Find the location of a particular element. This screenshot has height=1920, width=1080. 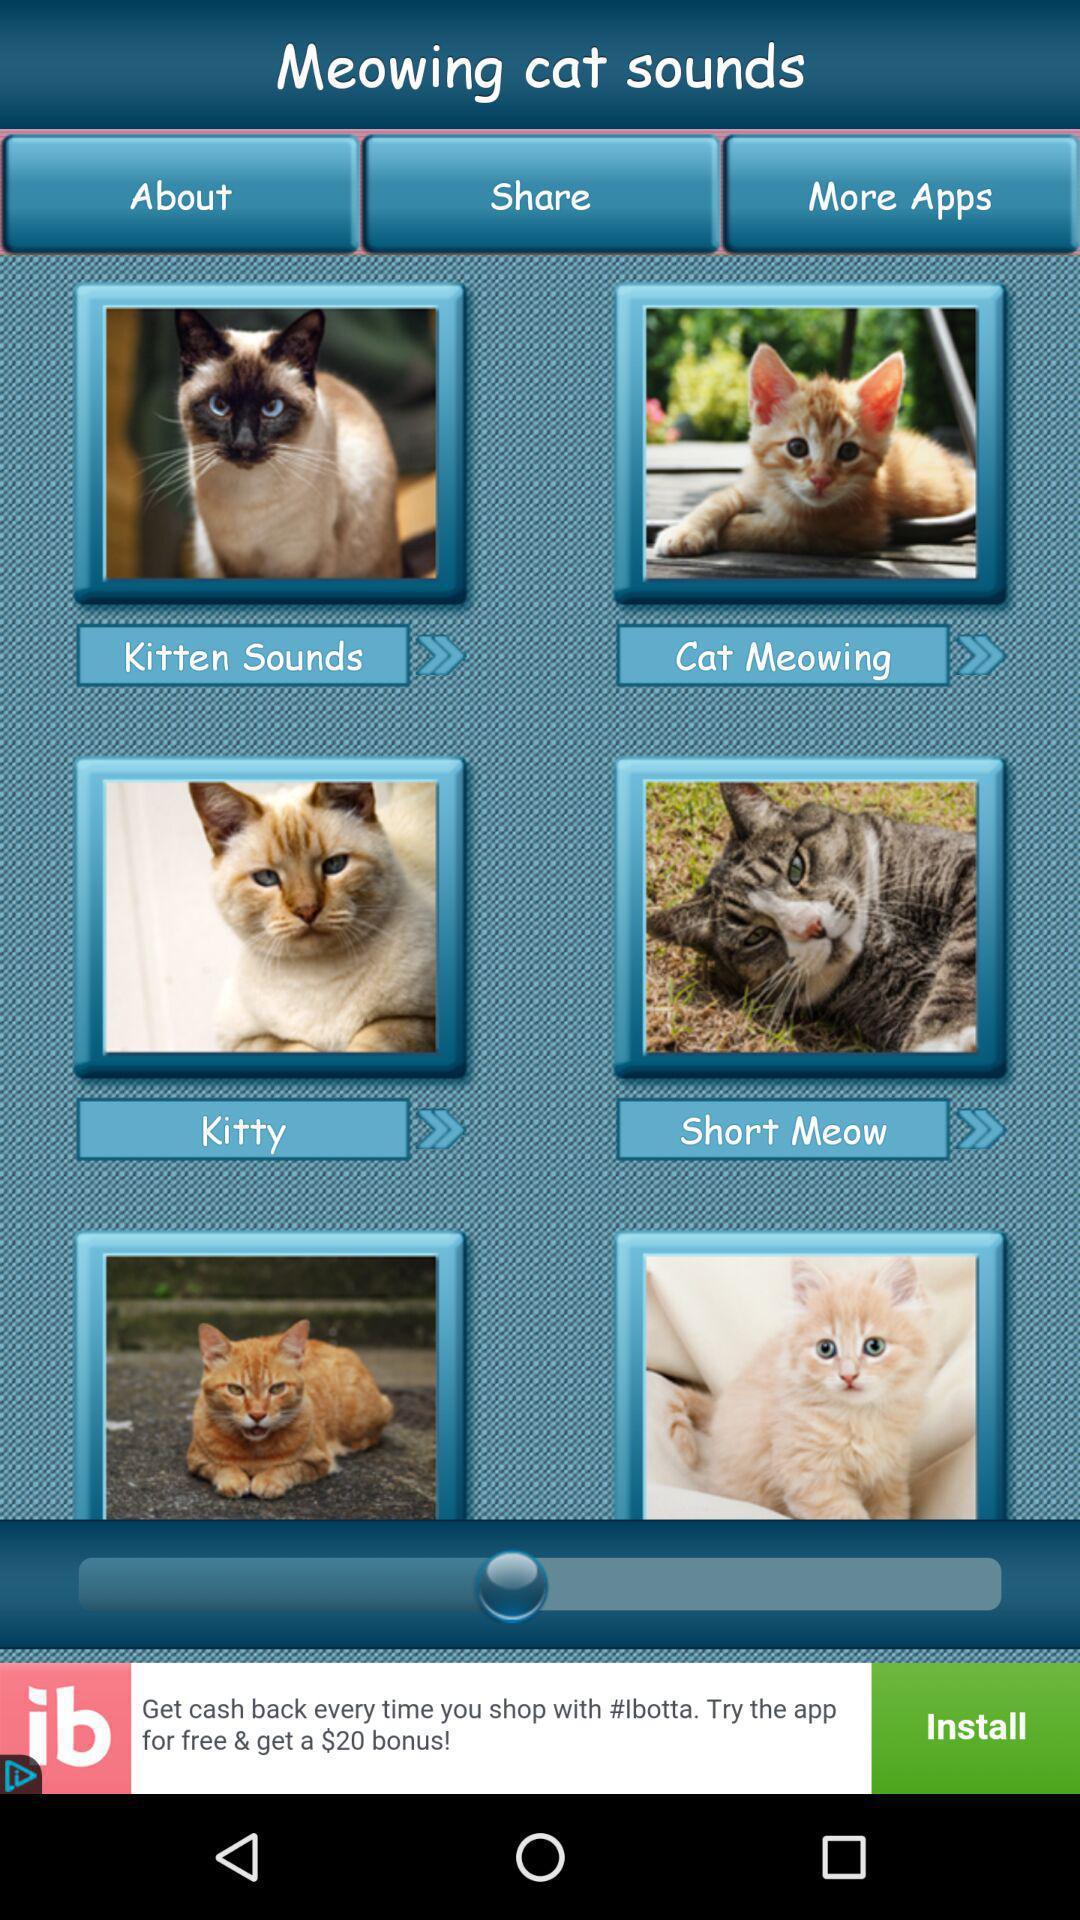

the share item is located at coordinates (540, 194).